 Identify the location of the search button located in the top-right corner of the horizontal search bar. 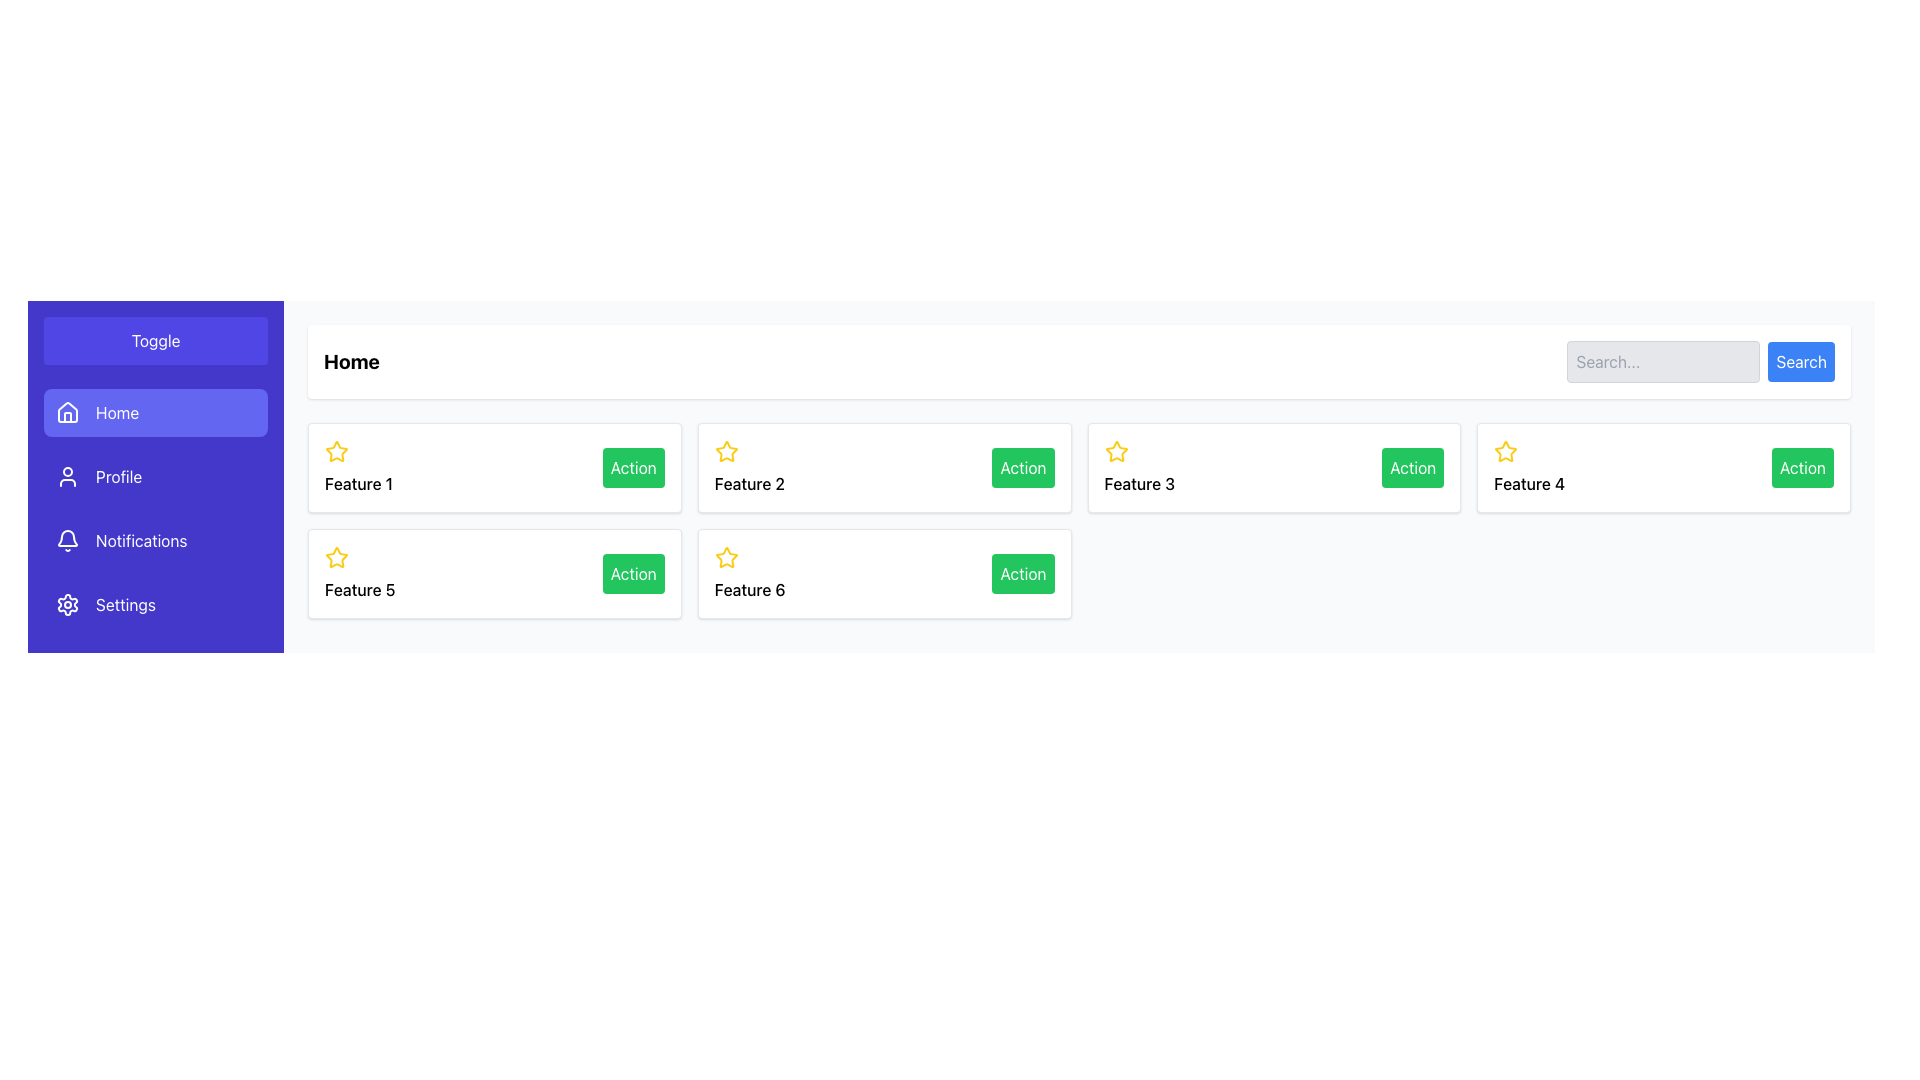
(1801, 362).